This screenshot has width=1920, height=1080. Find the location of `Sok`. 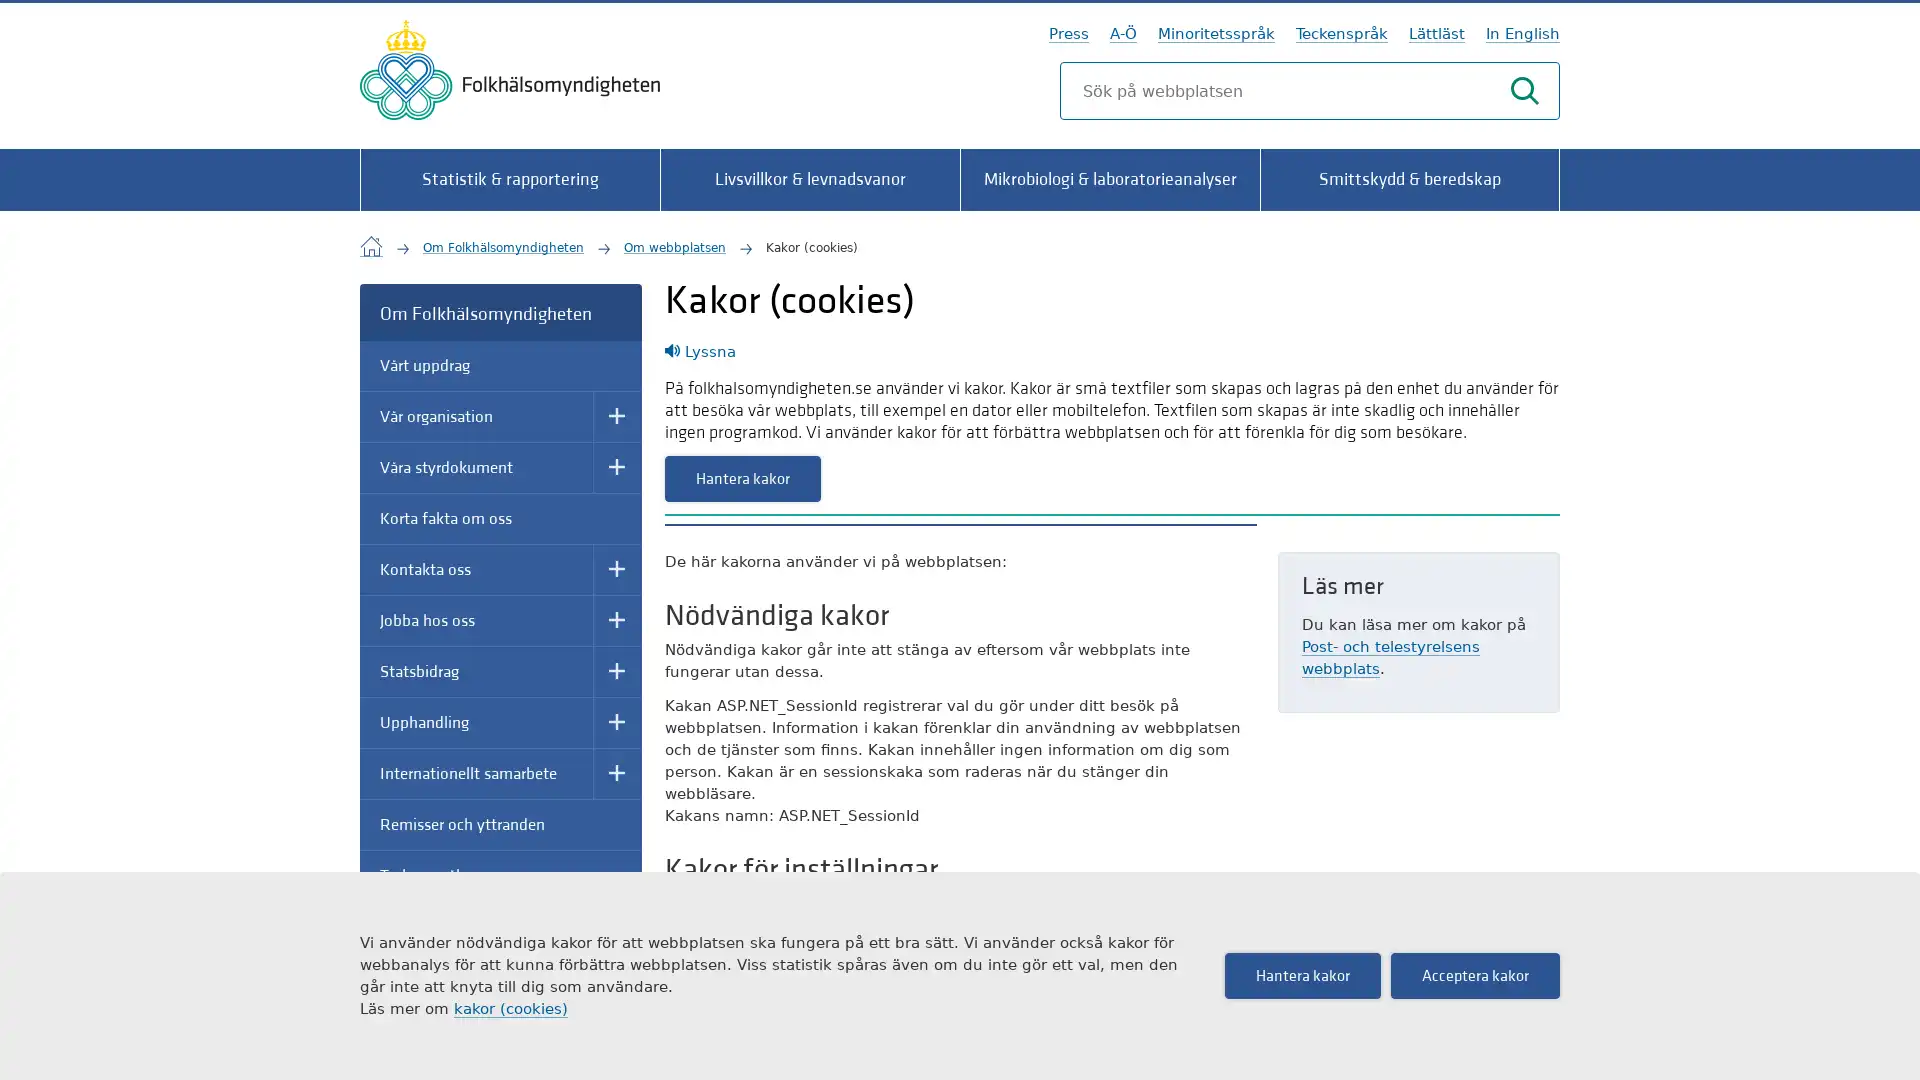

Sok is located at coordinates (1524, 91).